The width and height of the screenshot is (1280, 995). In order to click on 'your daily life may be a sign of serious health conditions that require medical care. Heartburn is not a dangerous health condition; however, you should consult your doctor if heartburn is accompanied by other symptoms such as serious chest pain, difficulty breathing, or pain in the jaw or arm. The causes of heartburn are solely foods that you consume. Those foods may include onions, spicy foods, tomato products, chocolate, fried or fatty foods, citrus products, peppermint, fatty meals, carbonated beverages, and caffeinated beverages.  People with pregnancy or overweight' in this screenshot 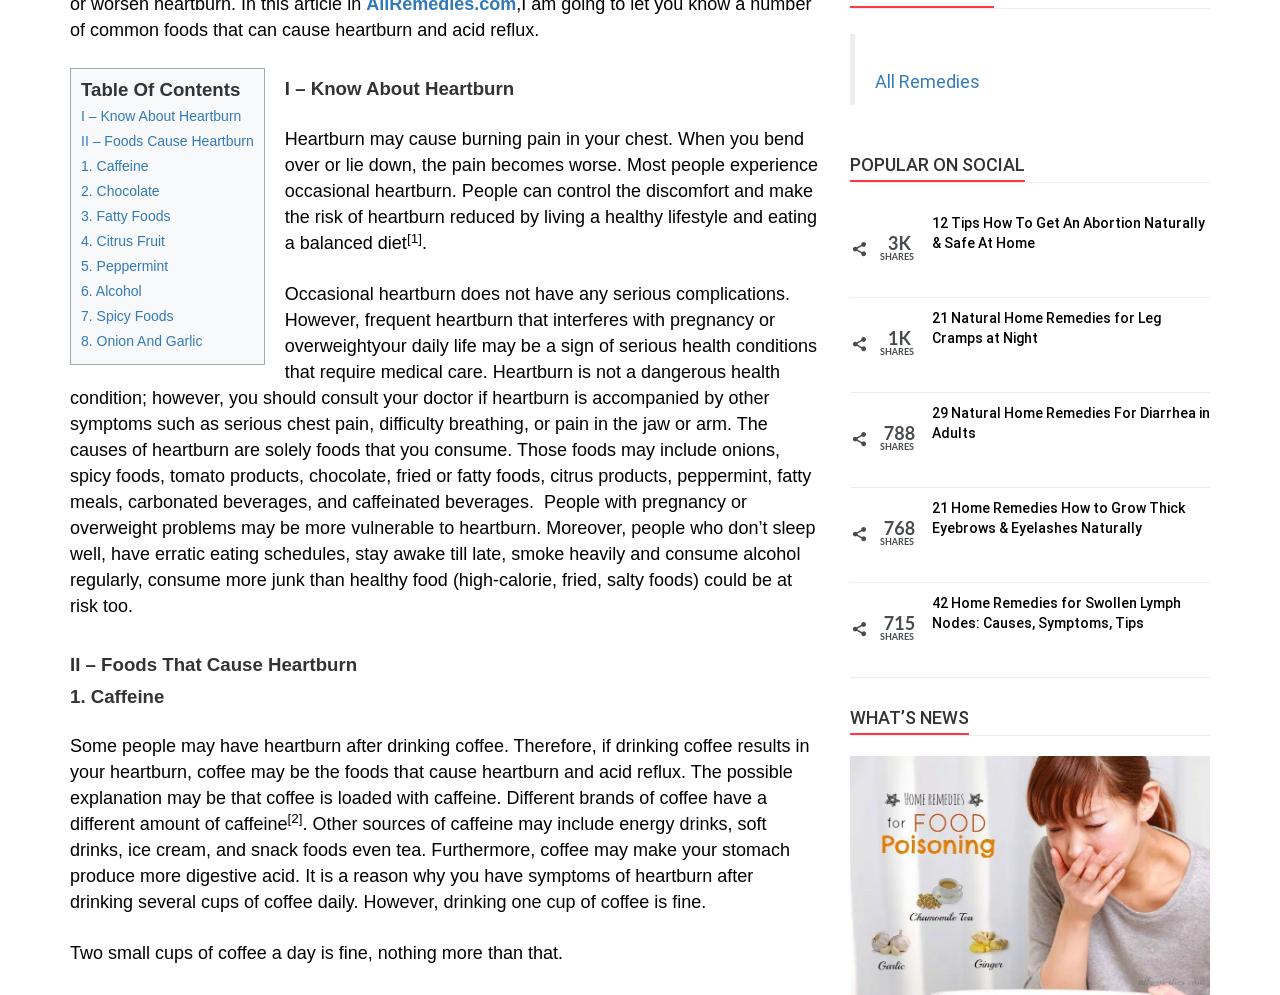, I will do `click(442, 436)`.